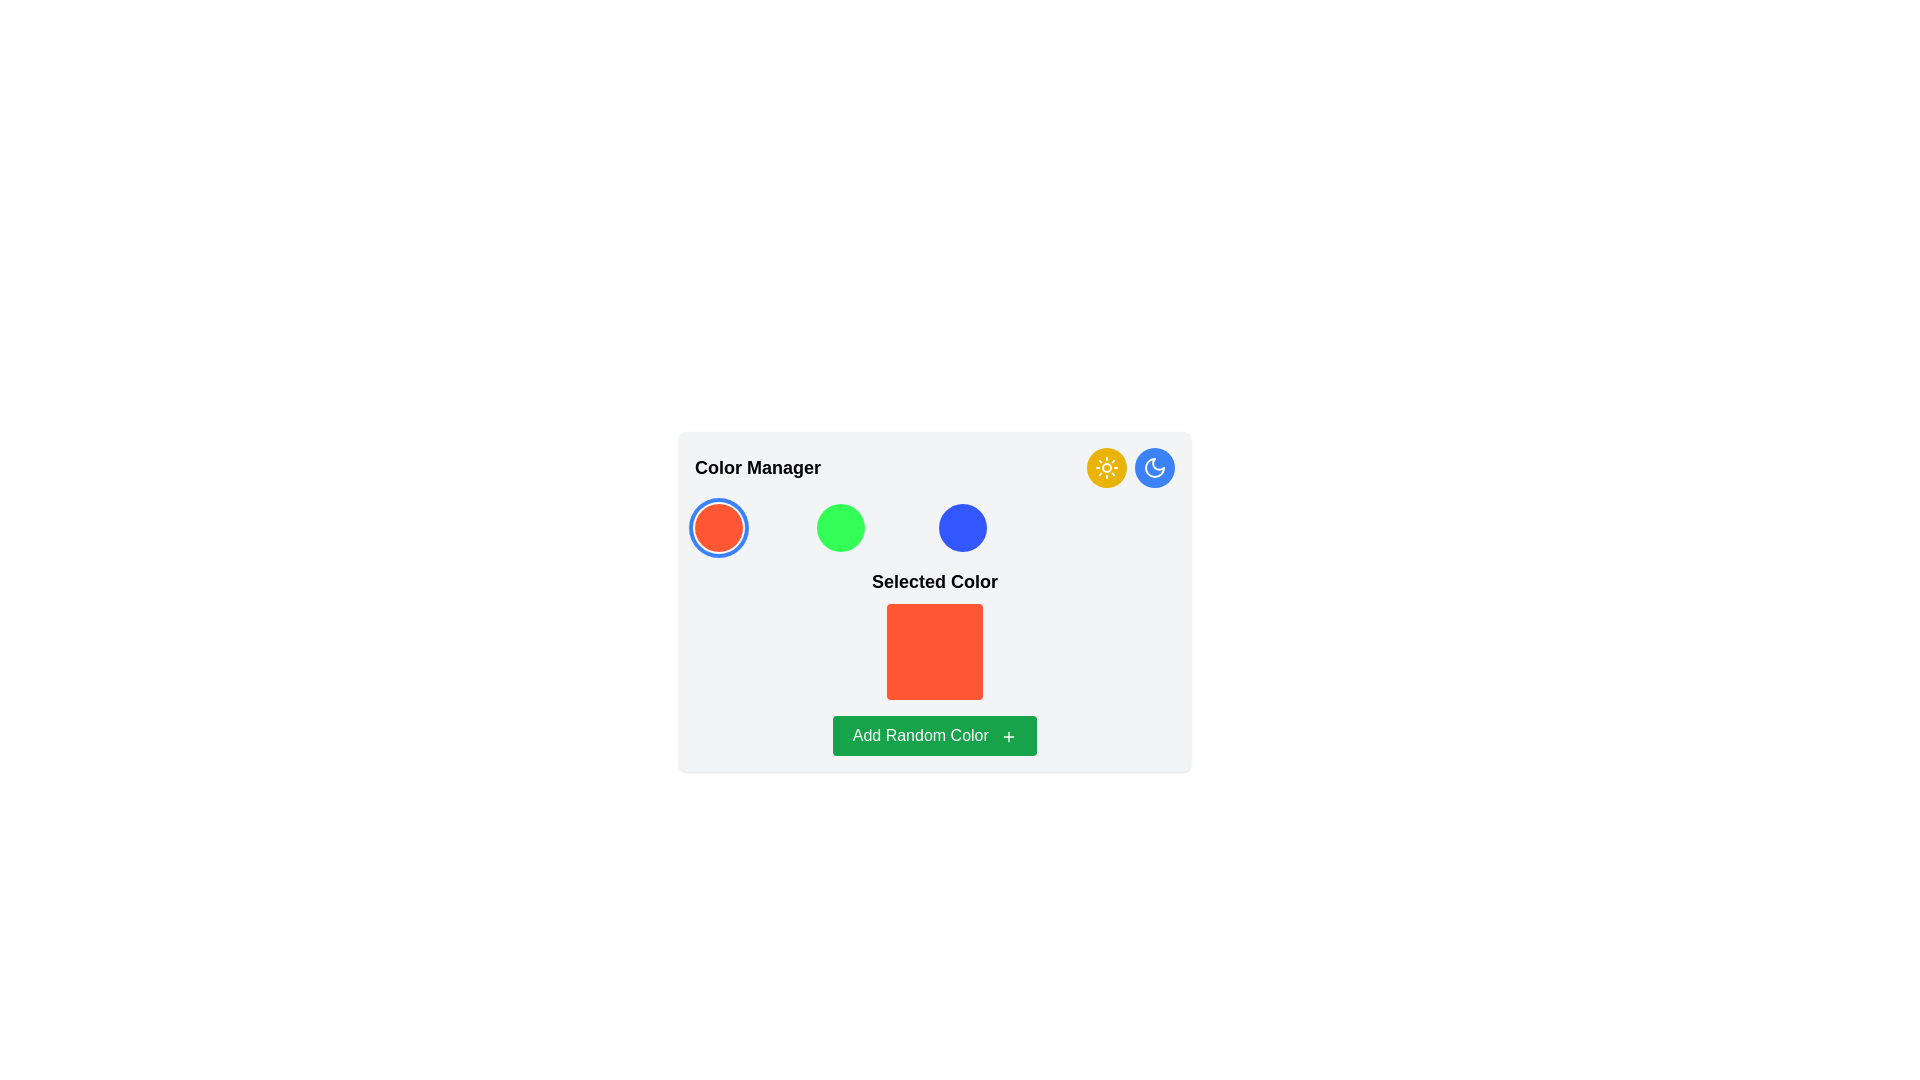 Image resolution: width=1920 pixels, height=1080 pixels. What do you see at coordinates (1131, 467) in the screenshot?
I see `the button group consisting of a yellow sun icon button and a blue moon icon button located in the top-right section of the 'Color Manager' panel` at bounding box center [1131, 467].